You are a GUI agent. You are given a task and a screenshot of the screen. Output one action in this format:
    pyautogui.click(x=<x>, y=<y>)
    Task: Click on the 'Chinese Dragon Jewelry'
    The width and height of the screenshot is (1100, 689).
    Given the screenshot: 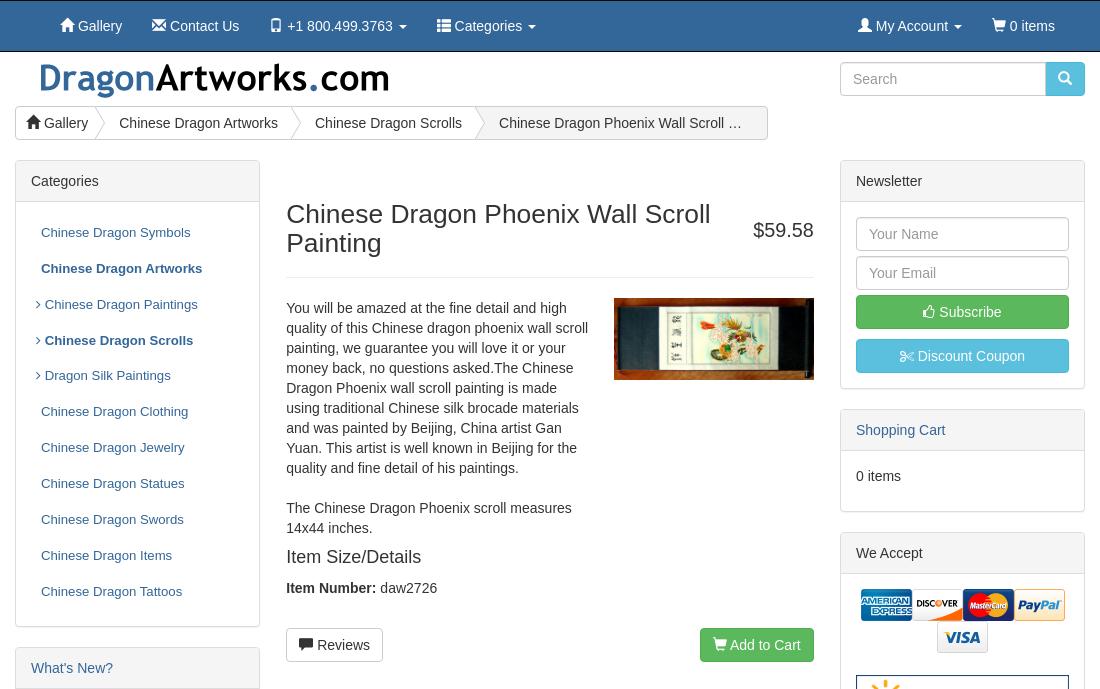 What is the action you would take?
    pyautogui.click(x=40, y=447)
    